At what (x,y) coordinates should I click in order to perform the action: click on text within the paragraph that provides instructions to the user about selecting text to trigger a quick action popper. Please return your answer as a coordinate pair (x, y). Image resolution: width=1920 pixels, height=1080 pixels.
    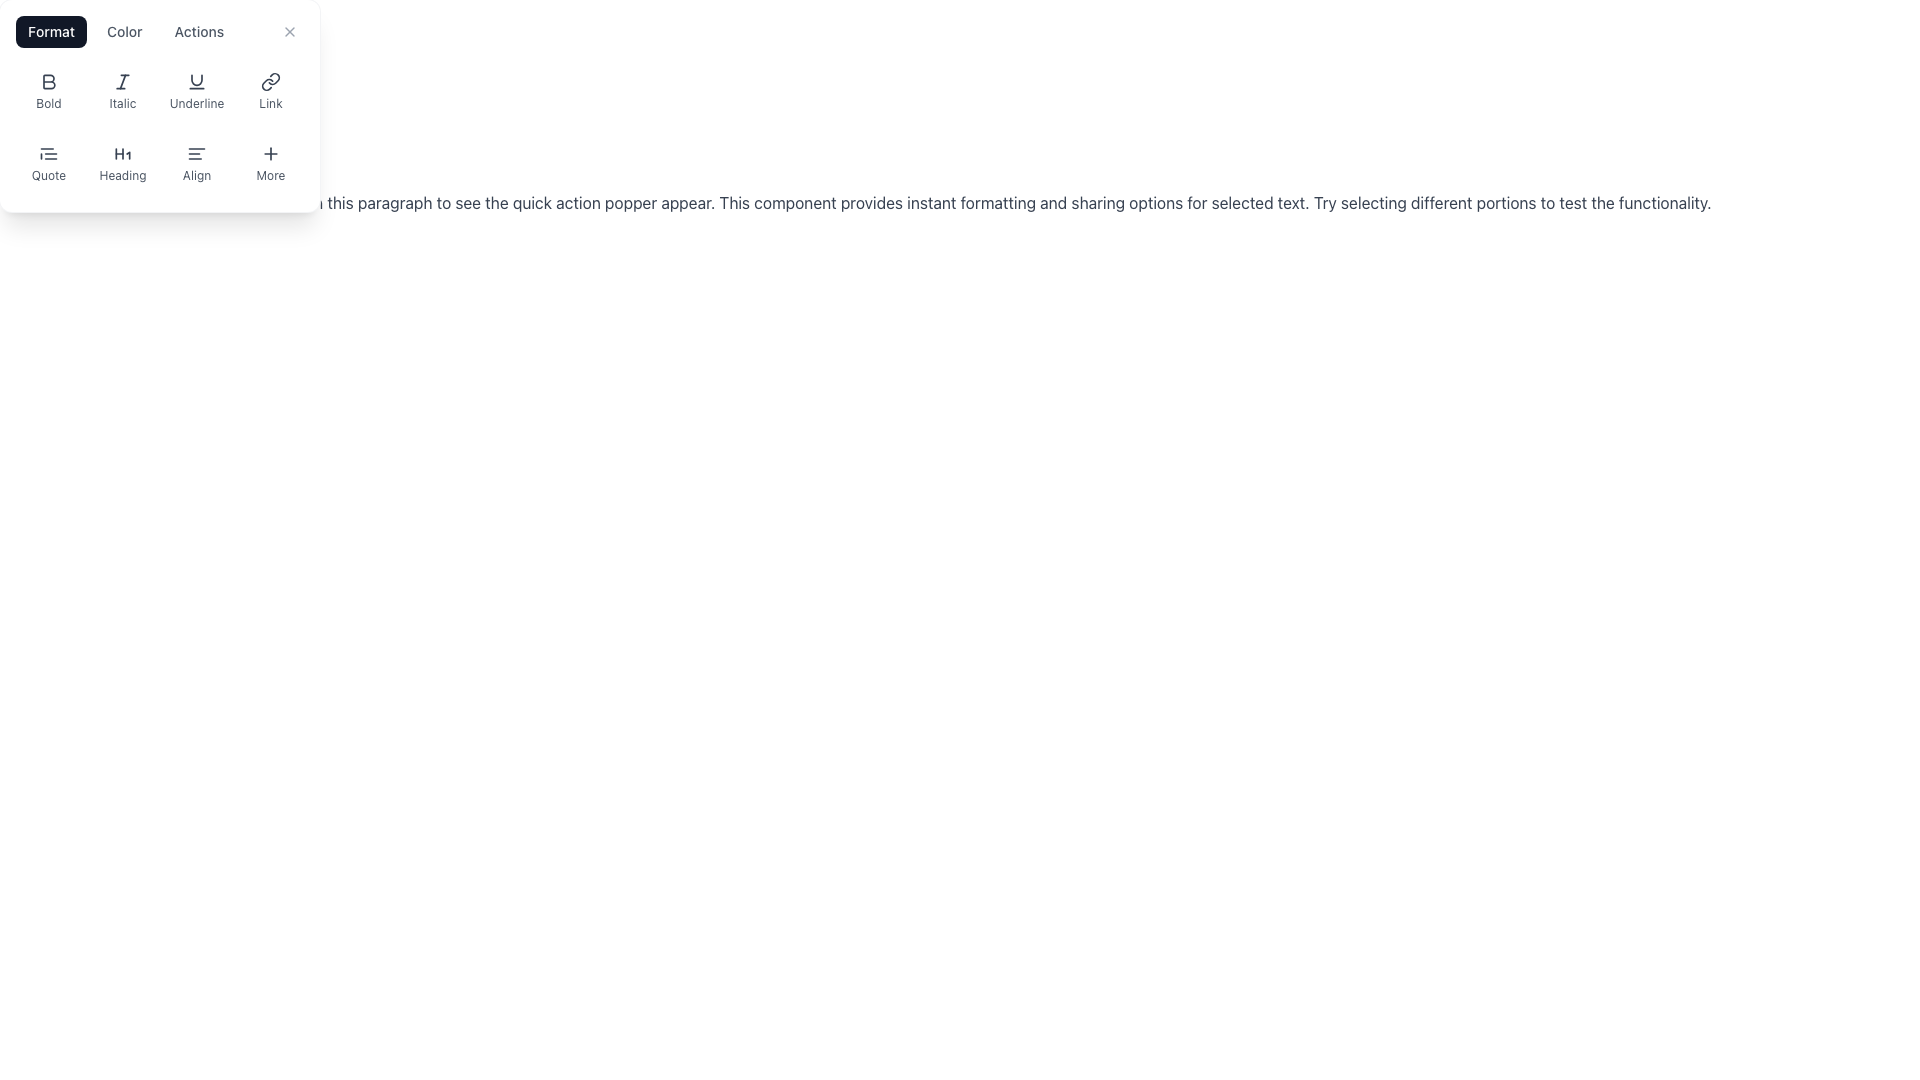
    Looking at the image, I should click on (954, 203).